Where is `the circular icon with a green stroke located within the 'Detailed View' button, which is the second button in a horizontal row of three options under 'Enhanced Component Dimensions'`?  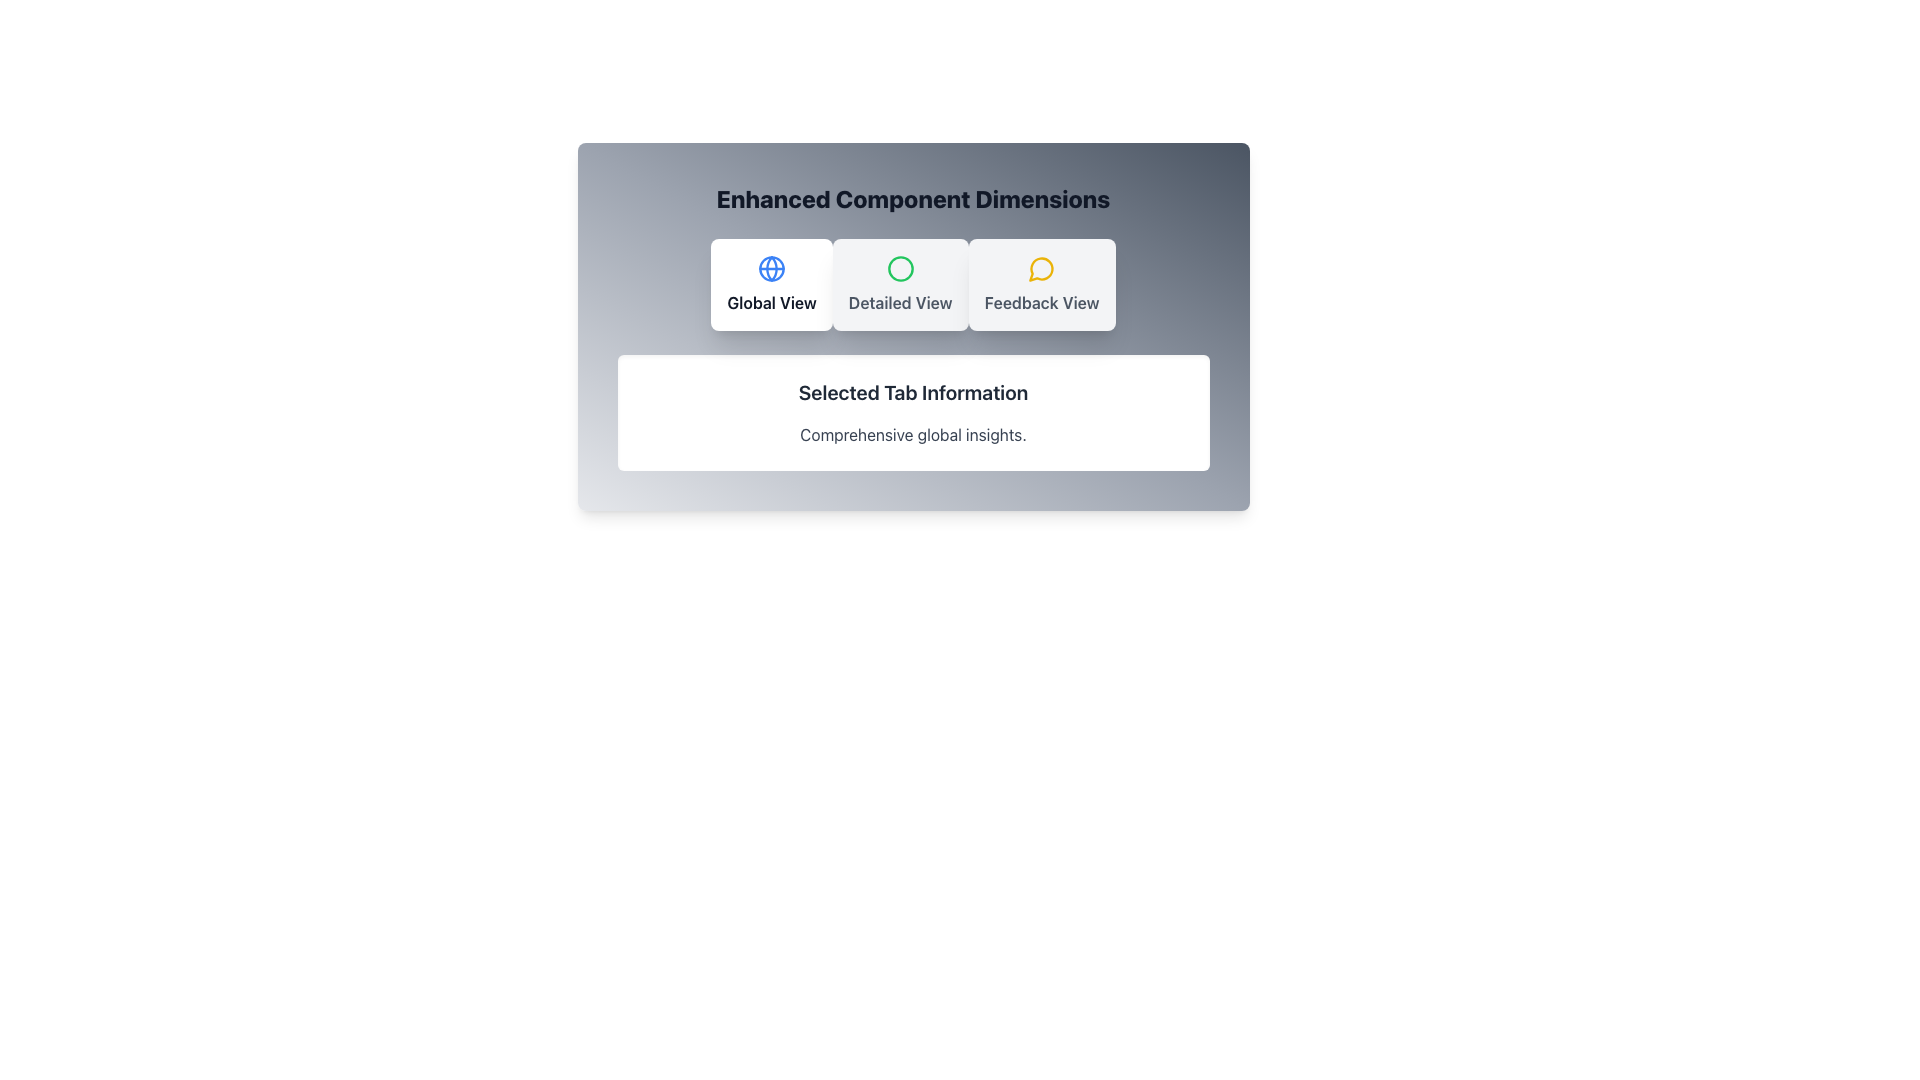 the circular icon with a green stroke located within the 'Detailed View' button, which is the second button in a horizontal row of three options under 'Enhanced Component Dimensions' is located at coordinates (899, 268).